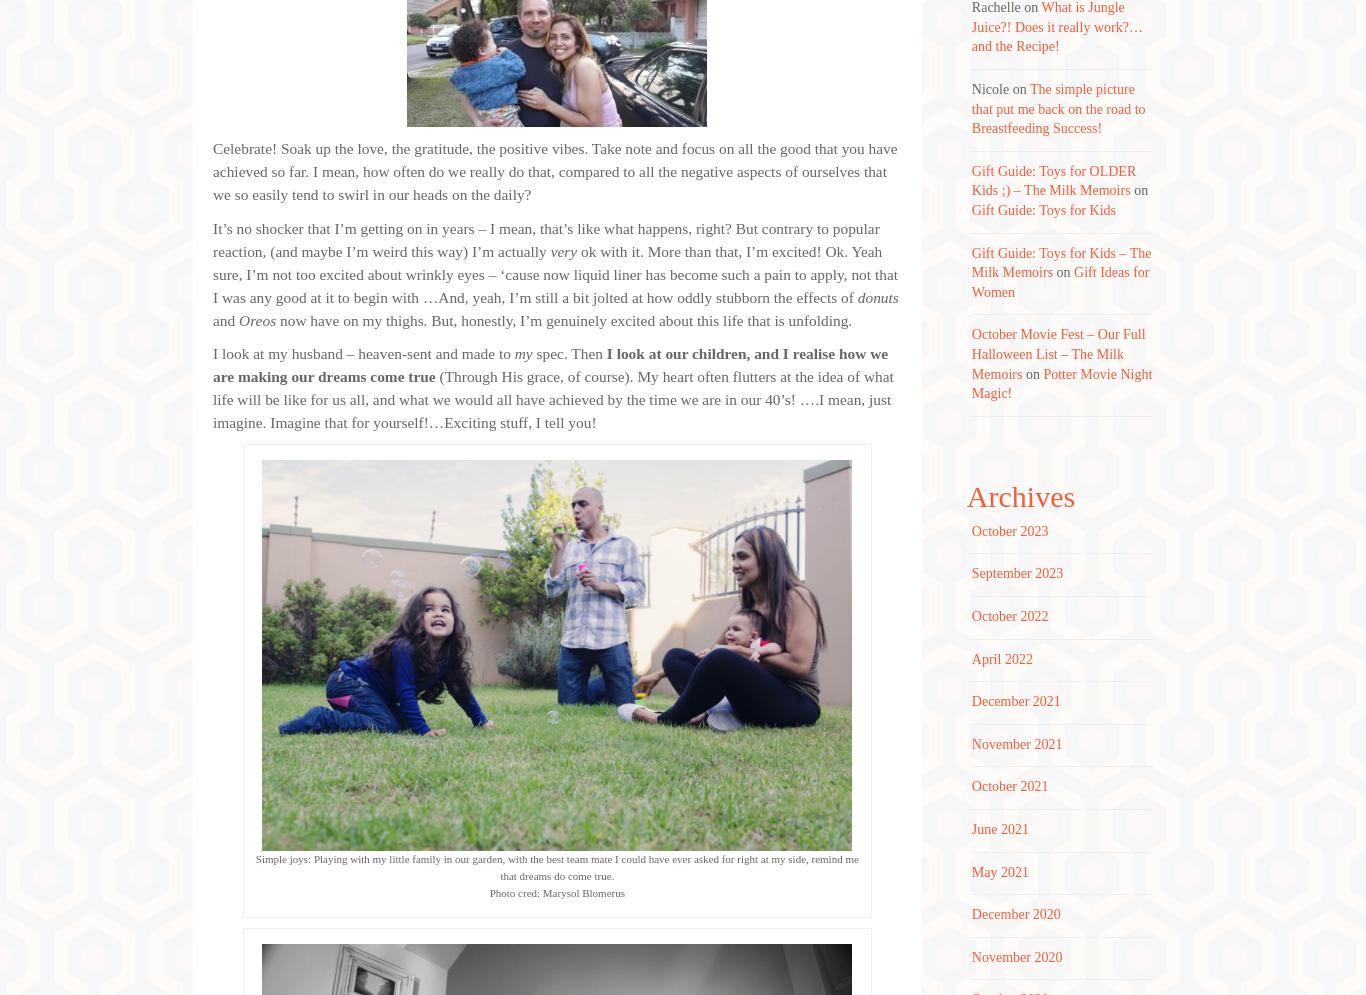 The height and width of the screenshot is (995, 1366). I want to click on 'Nicole', so click(989, 89).